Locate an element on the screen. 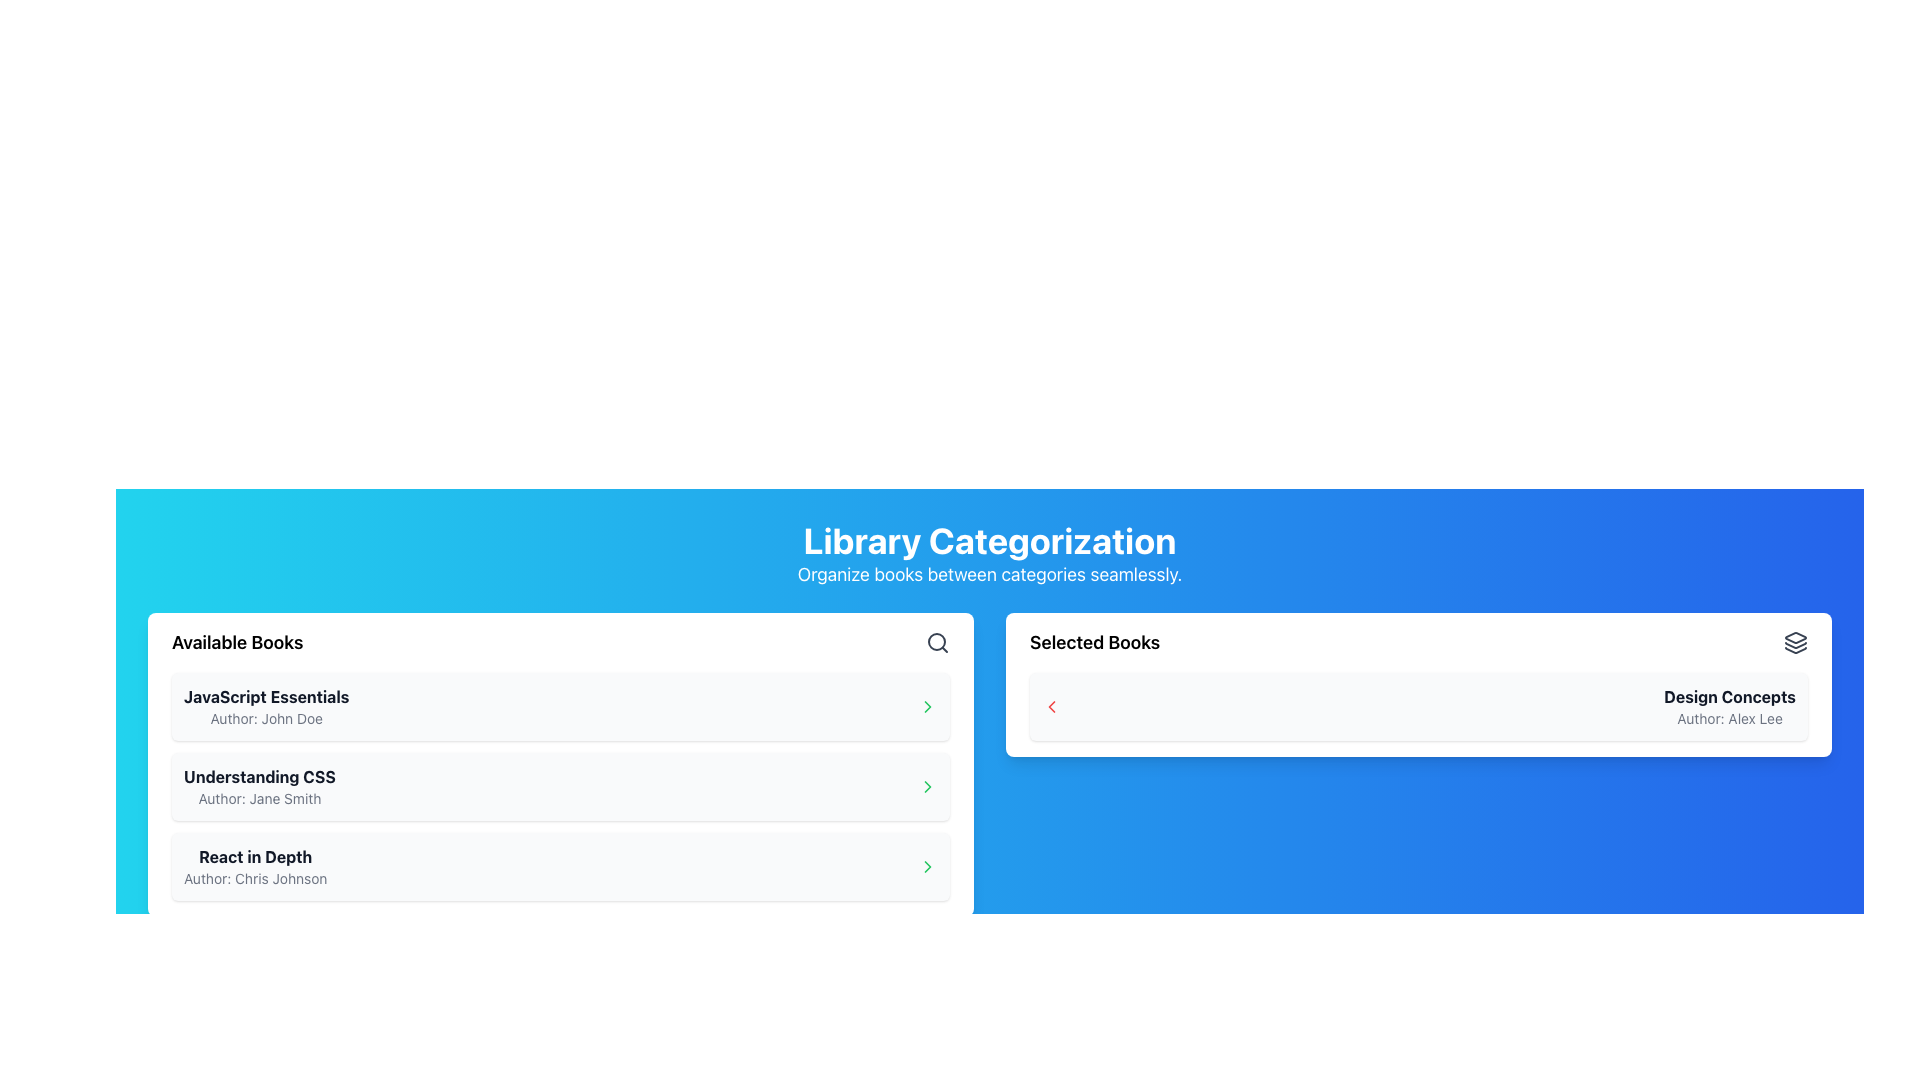 This screenshot has width=1920, height=1080. text label that says 'Author: Chris Johnson', which is styled in gray and located below the bold title 'React in Depth' in the 'Available Books' section is located at coordinates (254, 878).